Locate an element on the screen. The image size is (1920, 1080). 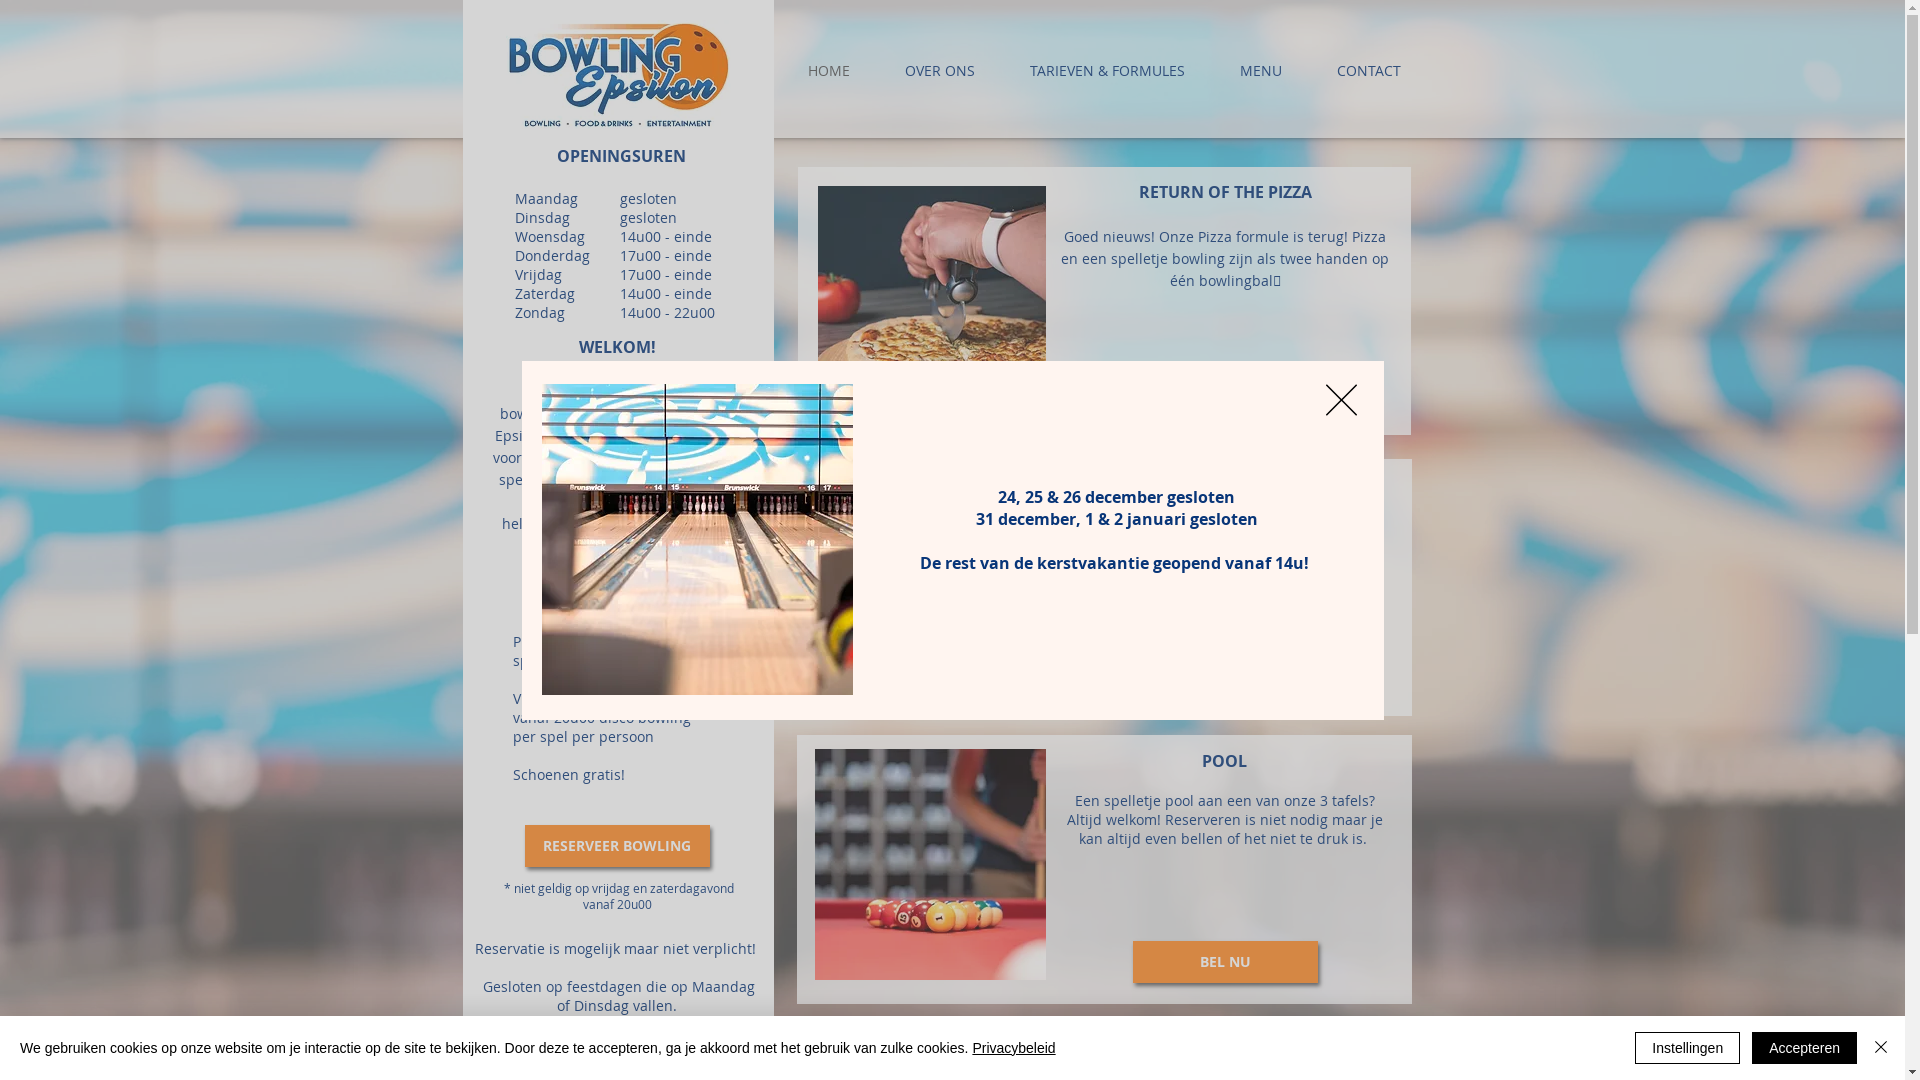
'Terug naar de website' is located at coordinates (1325, 400).